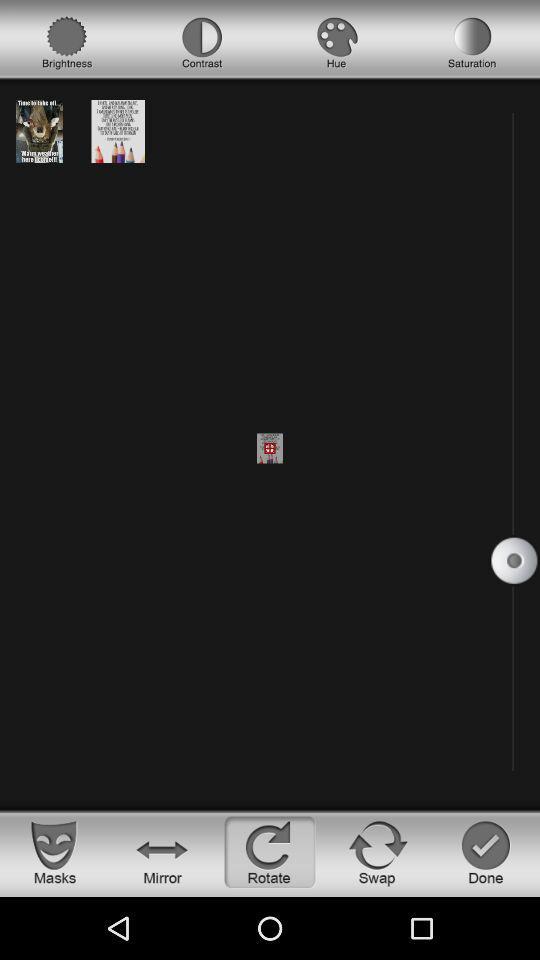 The image size is (540, 960). Describe the element at coordinates (485, 851) in the screenshot. I see `confirm an action` at that location.